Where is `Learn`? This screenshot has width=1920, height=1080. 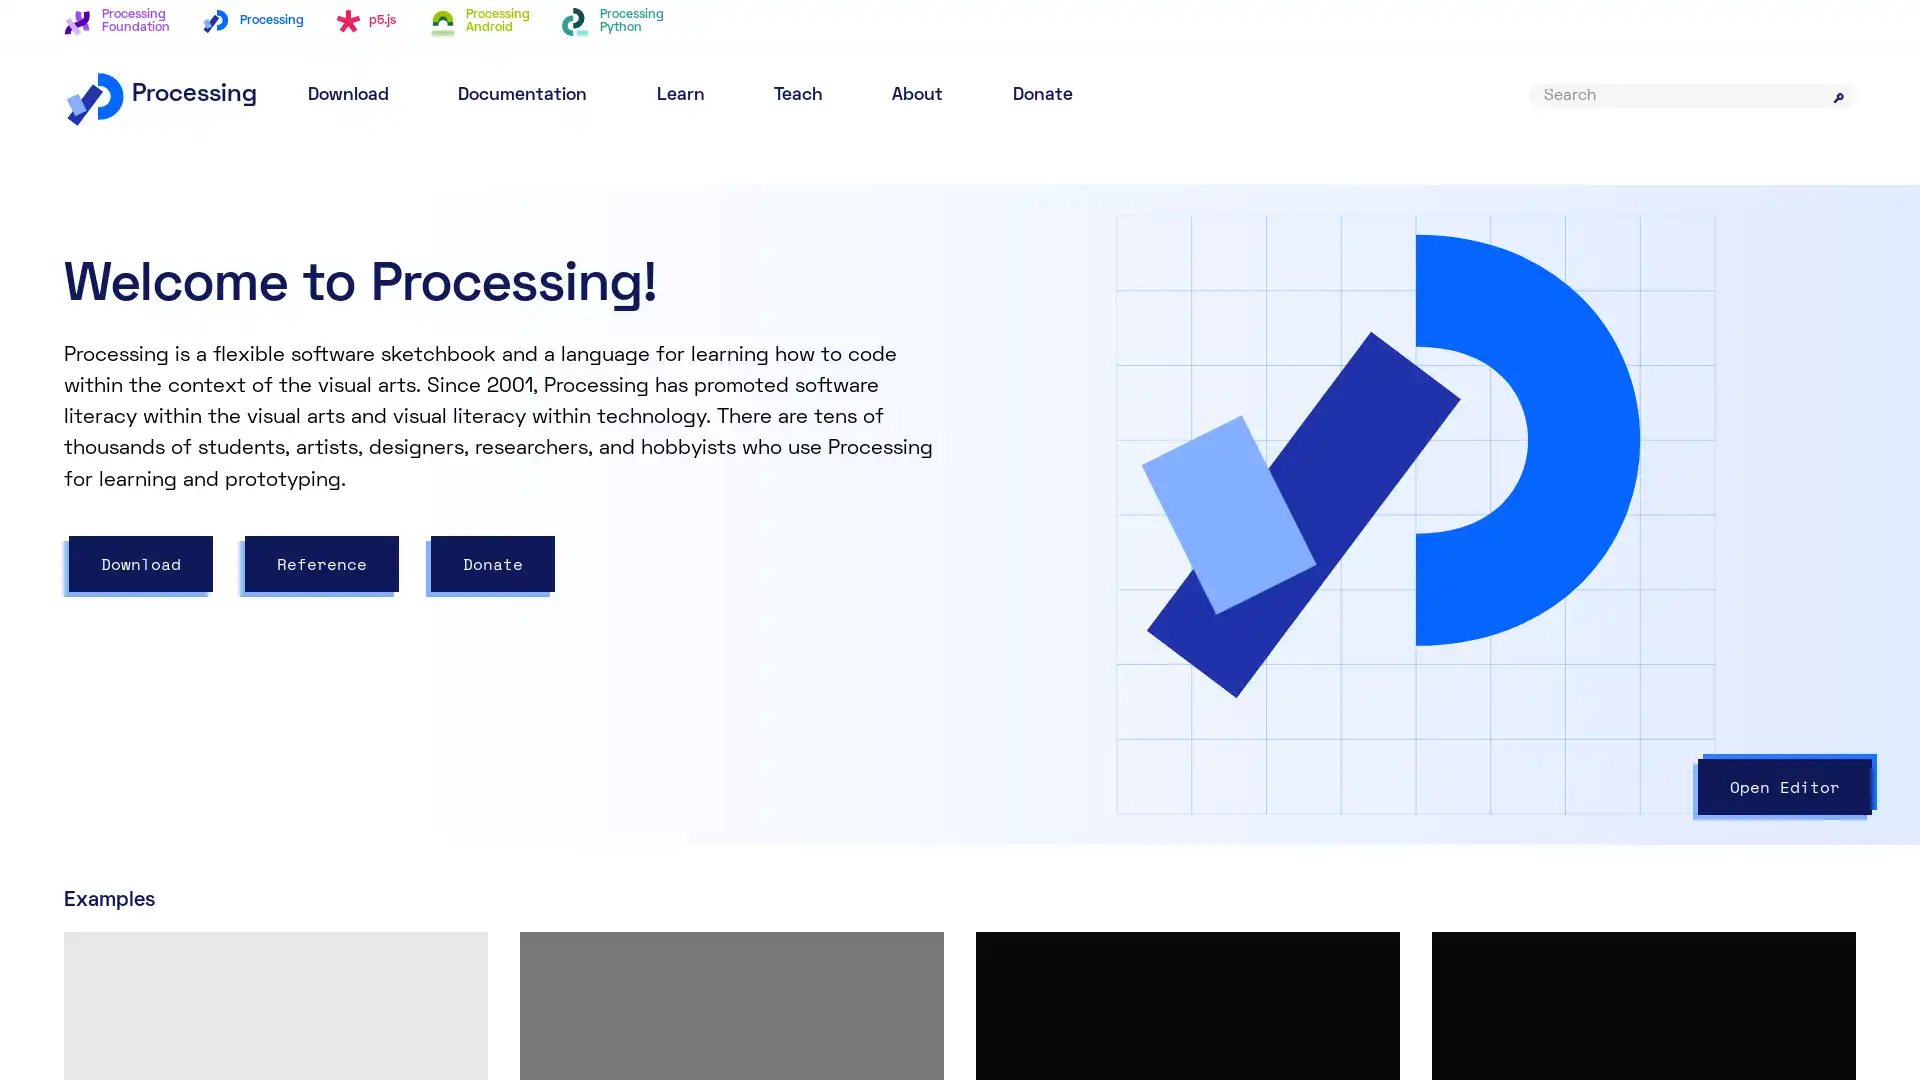
Learn is located at coordinates (680, 94).